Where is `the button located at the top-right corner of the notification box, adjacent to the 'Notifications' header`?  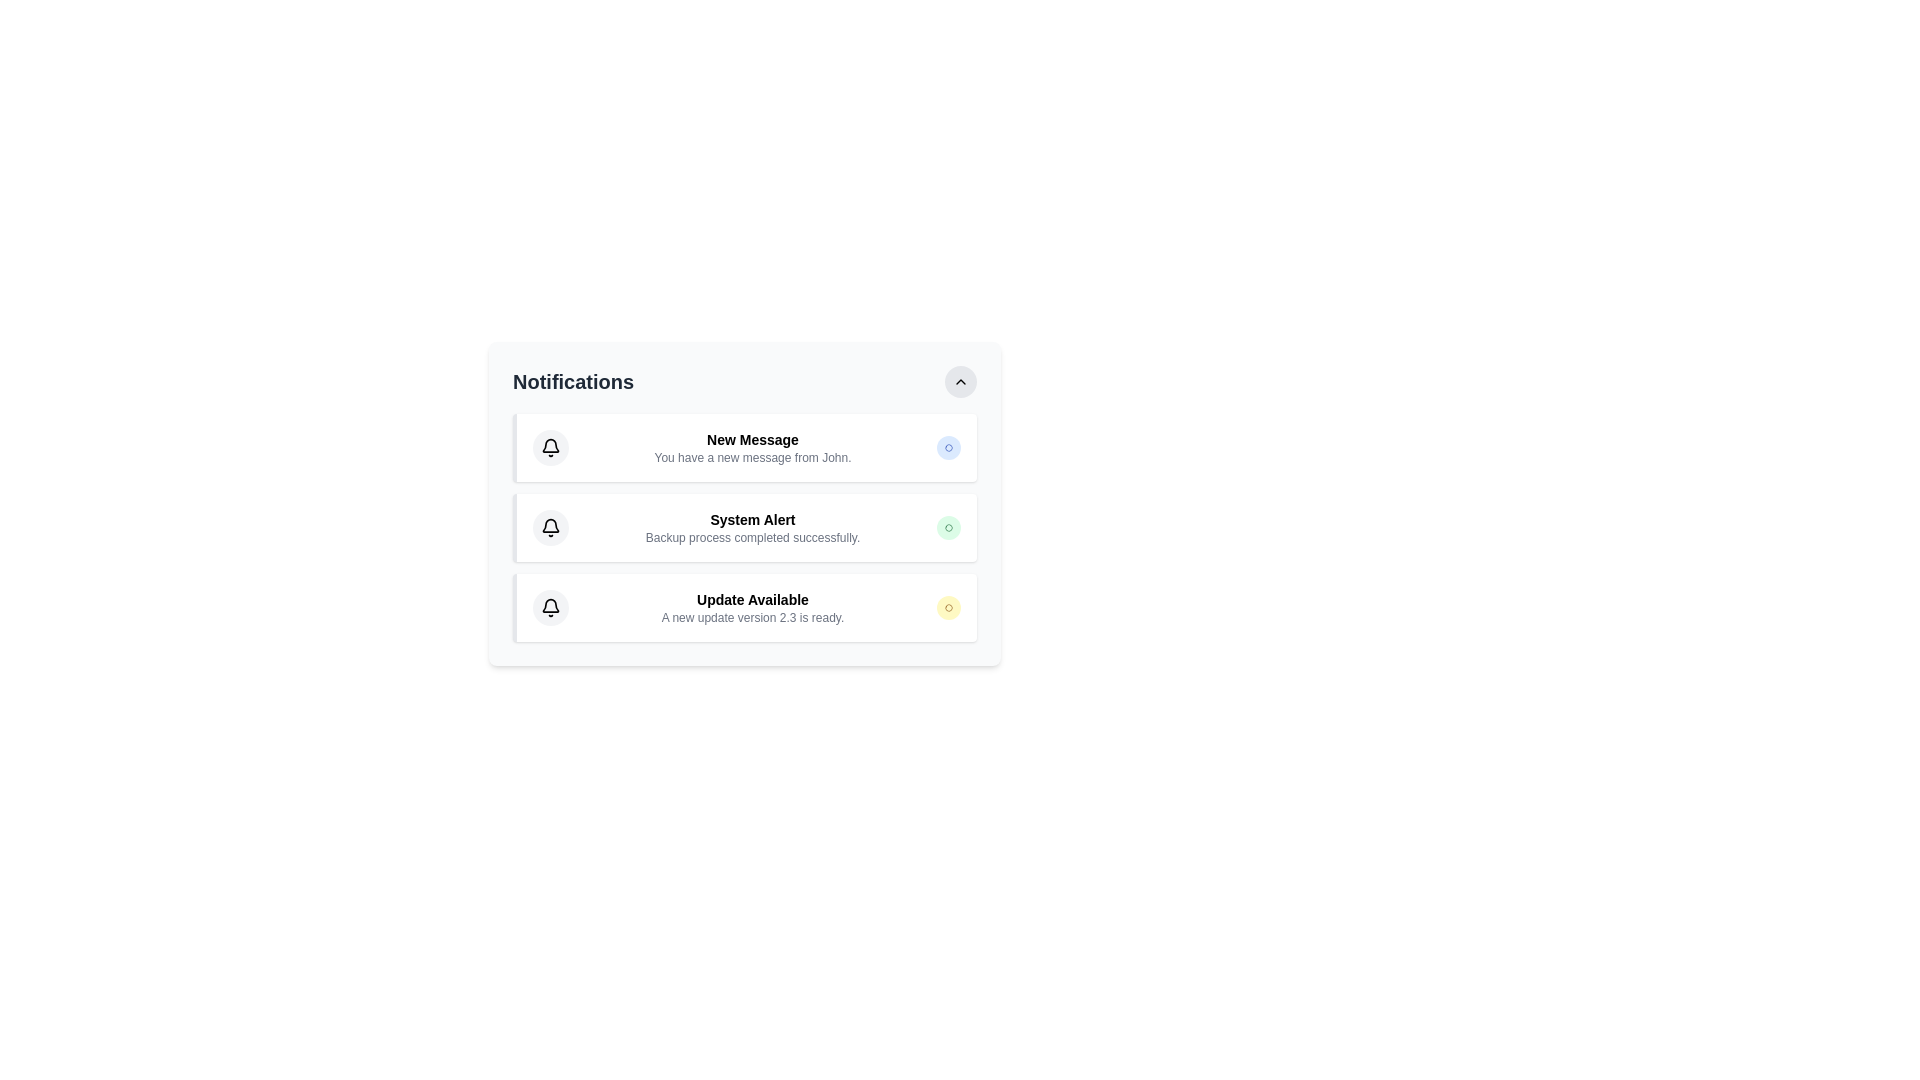
the button located at the top-right corner of the notification box, adjacent to the 'Notifications' header is located at coordinates (960, 381).